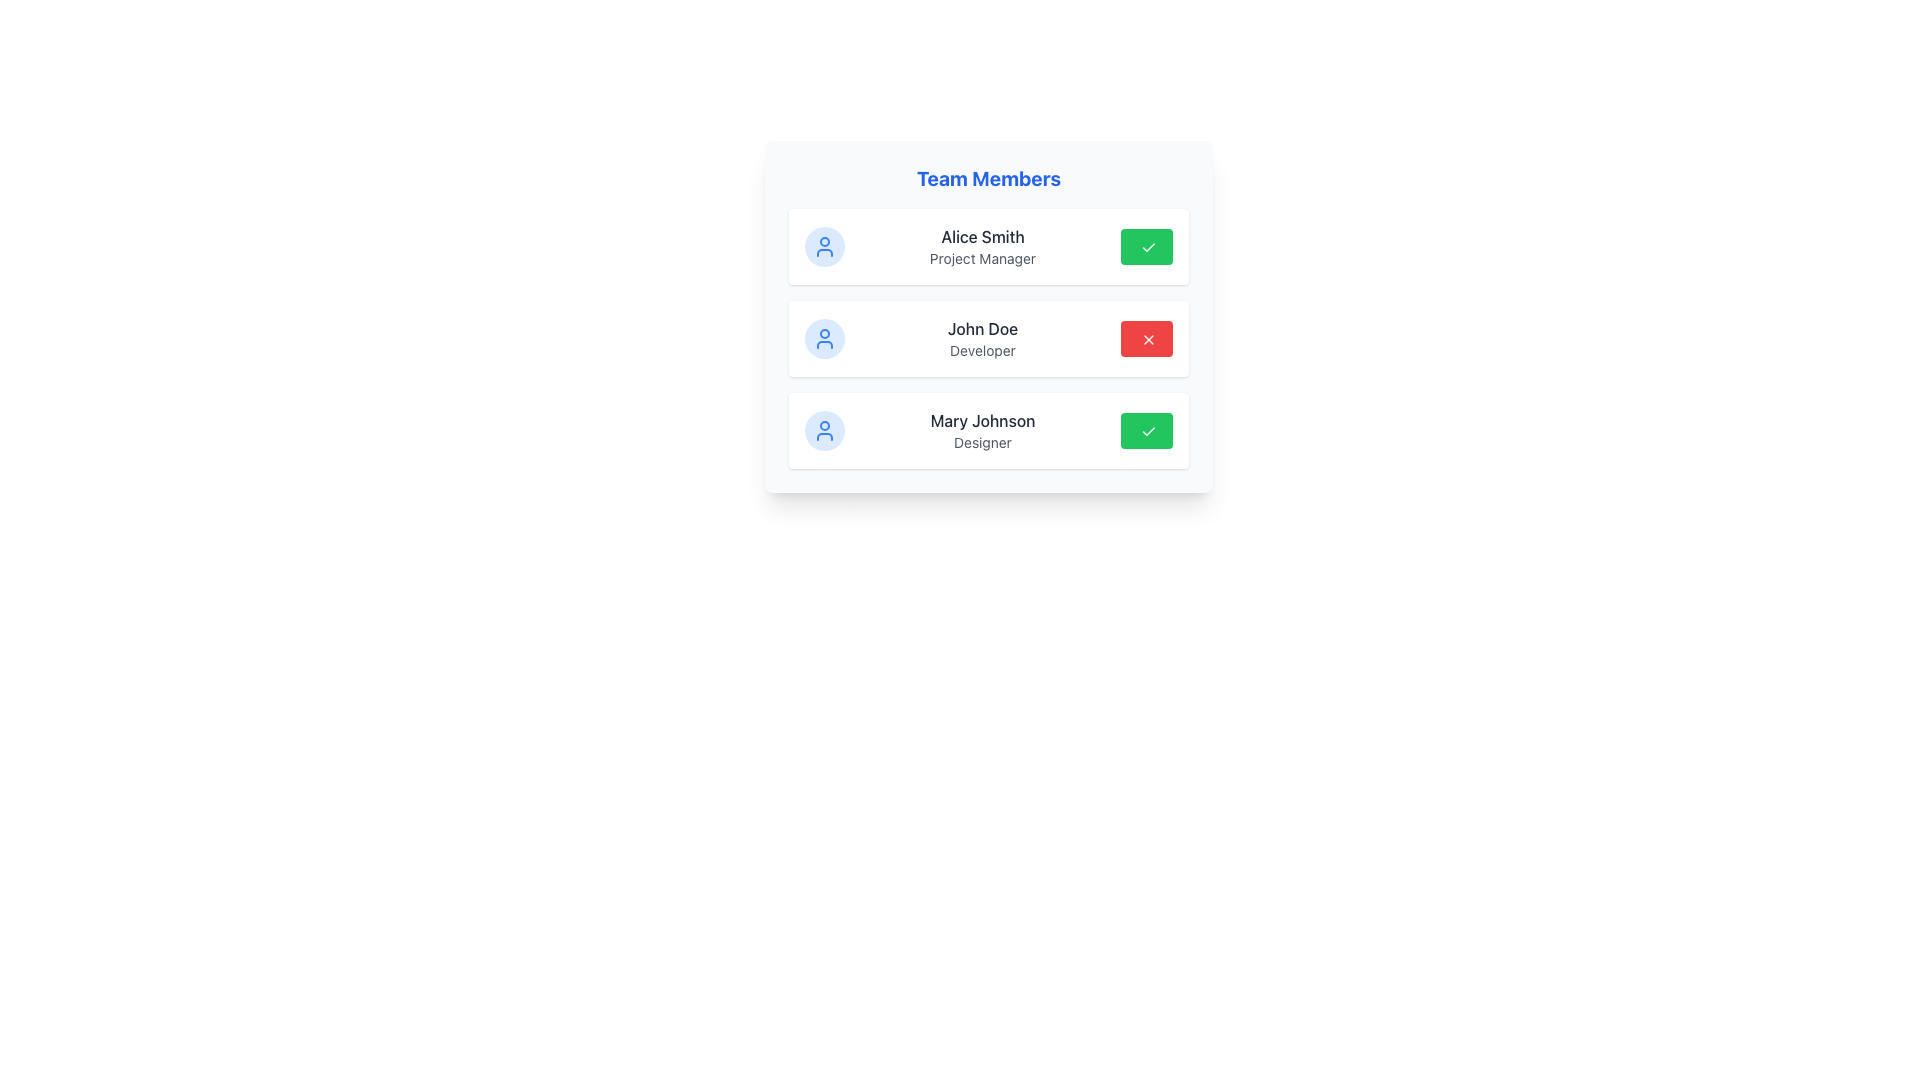 The image size is (1920, 1080). Describe the element at coordinates (983, 442) in the screenshot. I see `the 'Designer' text label located directly below 'Mary Johnson' in the profile card` at that location.